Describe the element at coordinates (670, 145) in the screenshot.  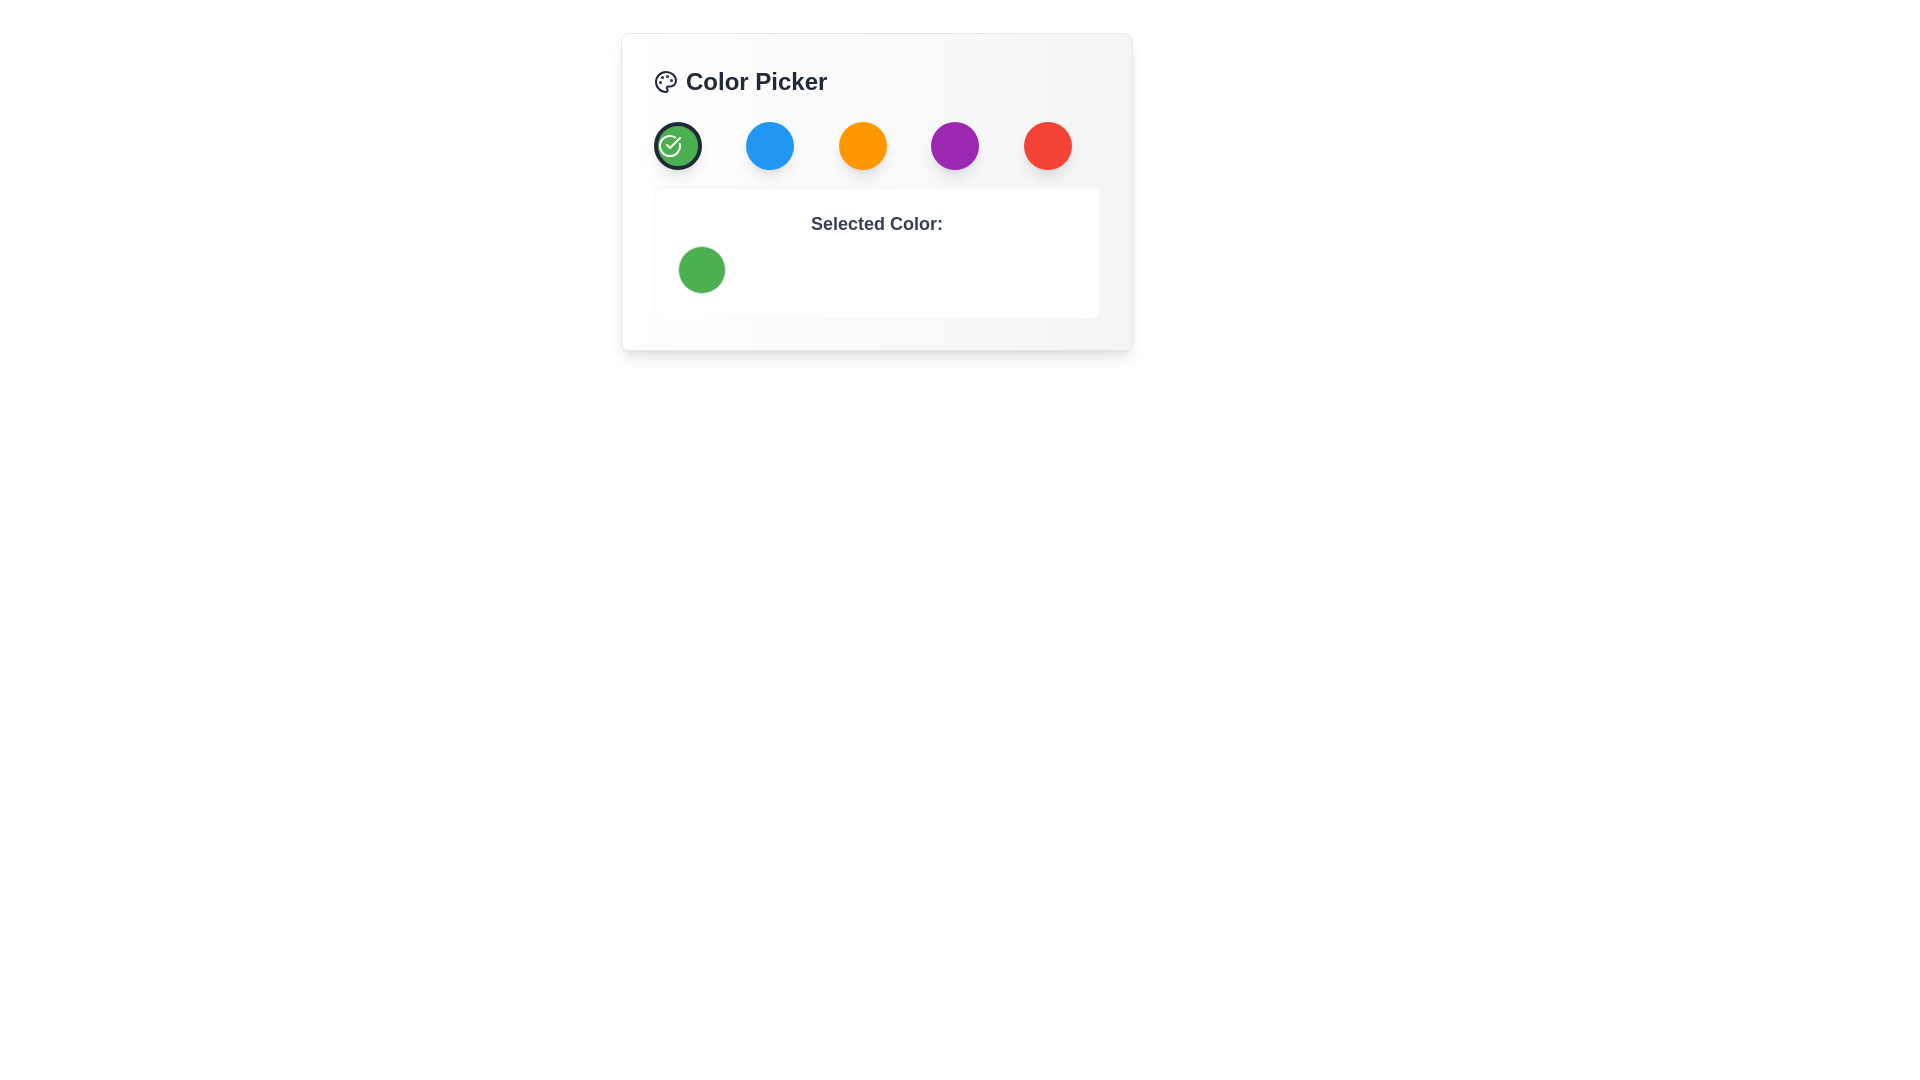
I see `the green SVG icon that indicates the currently selected color in the color picker tool, which is the first element in the horizontal sequence of color selections` at that location.